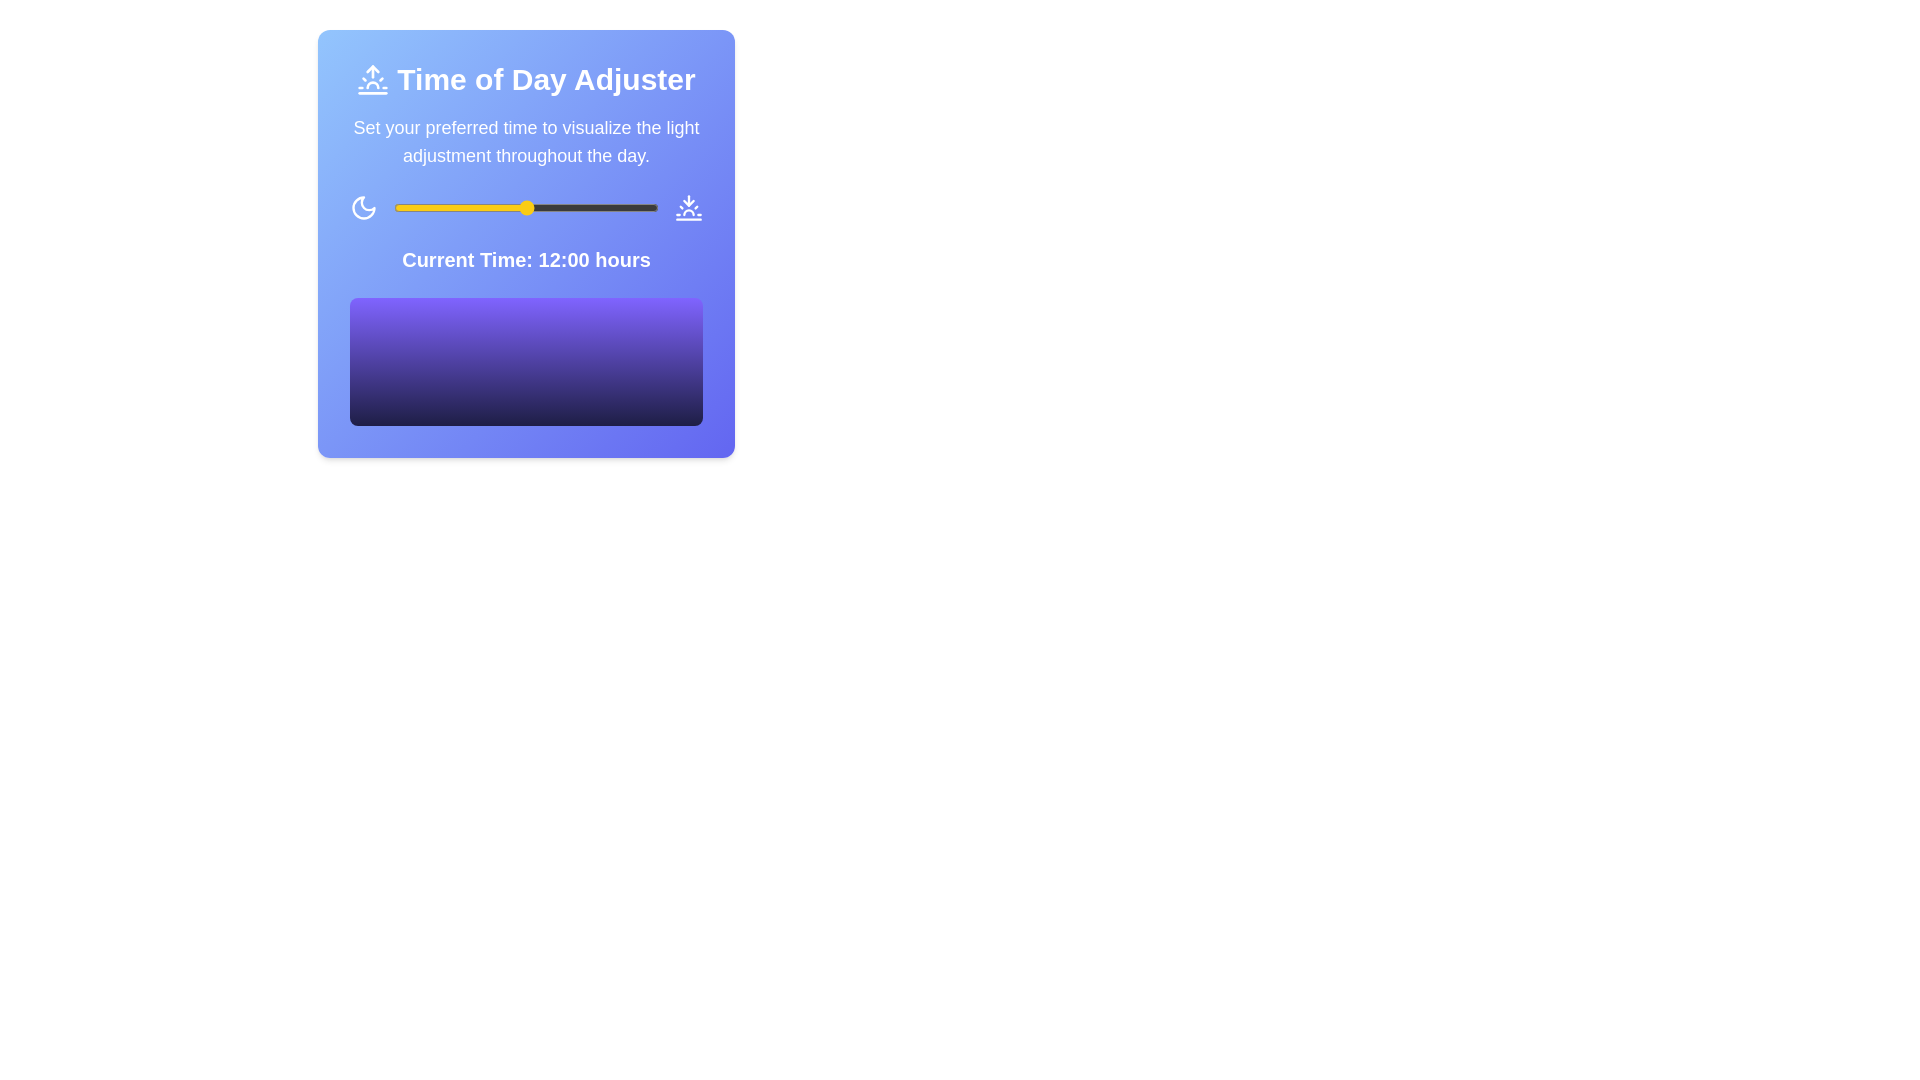  I want to click on the time slider to set the time to 10 hours, so click(504, 208).